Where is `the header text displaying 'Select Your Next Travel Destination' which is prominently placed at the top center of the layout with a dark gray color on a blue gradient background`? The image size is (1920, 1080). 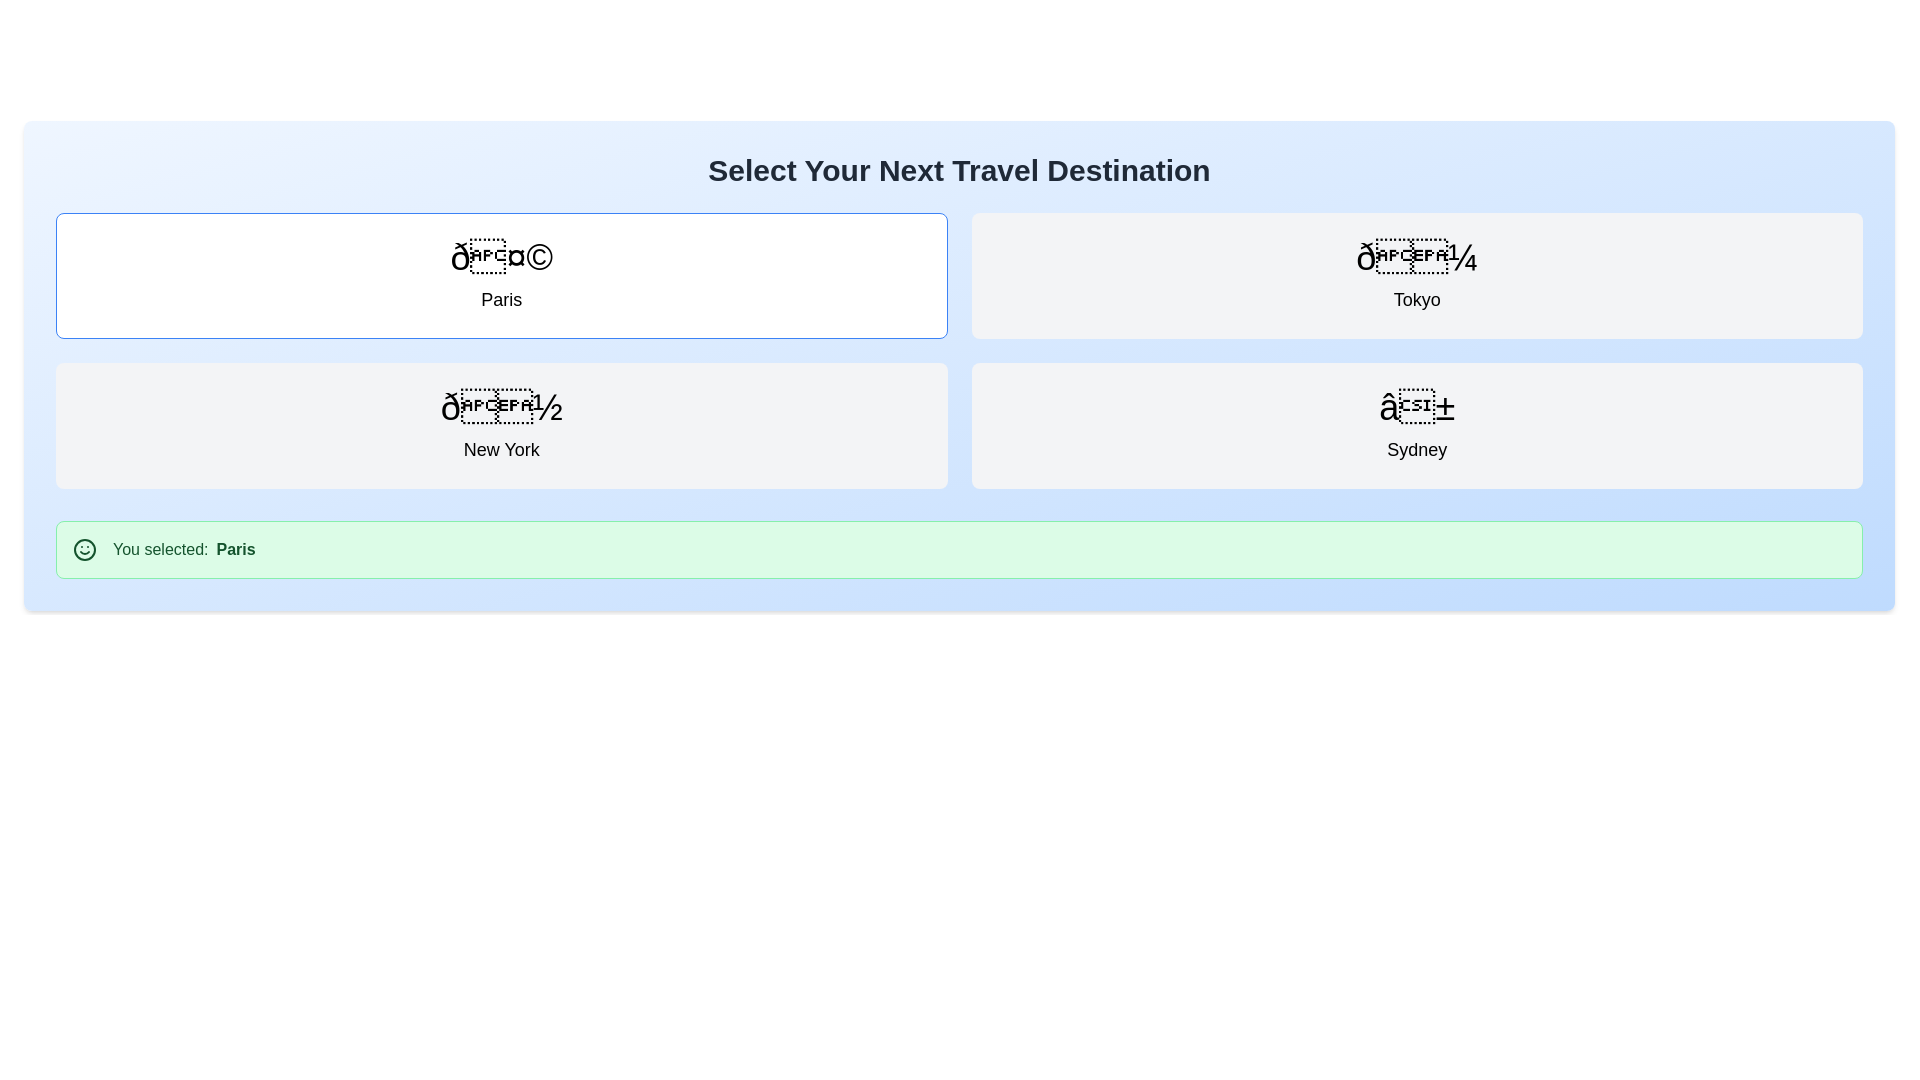 the header text displaying 'Select Your Next Travel Destination' which is prominently placed at the top center of the layout with a dark gray color on a blue gradient background is located at coordinates (958, 169).